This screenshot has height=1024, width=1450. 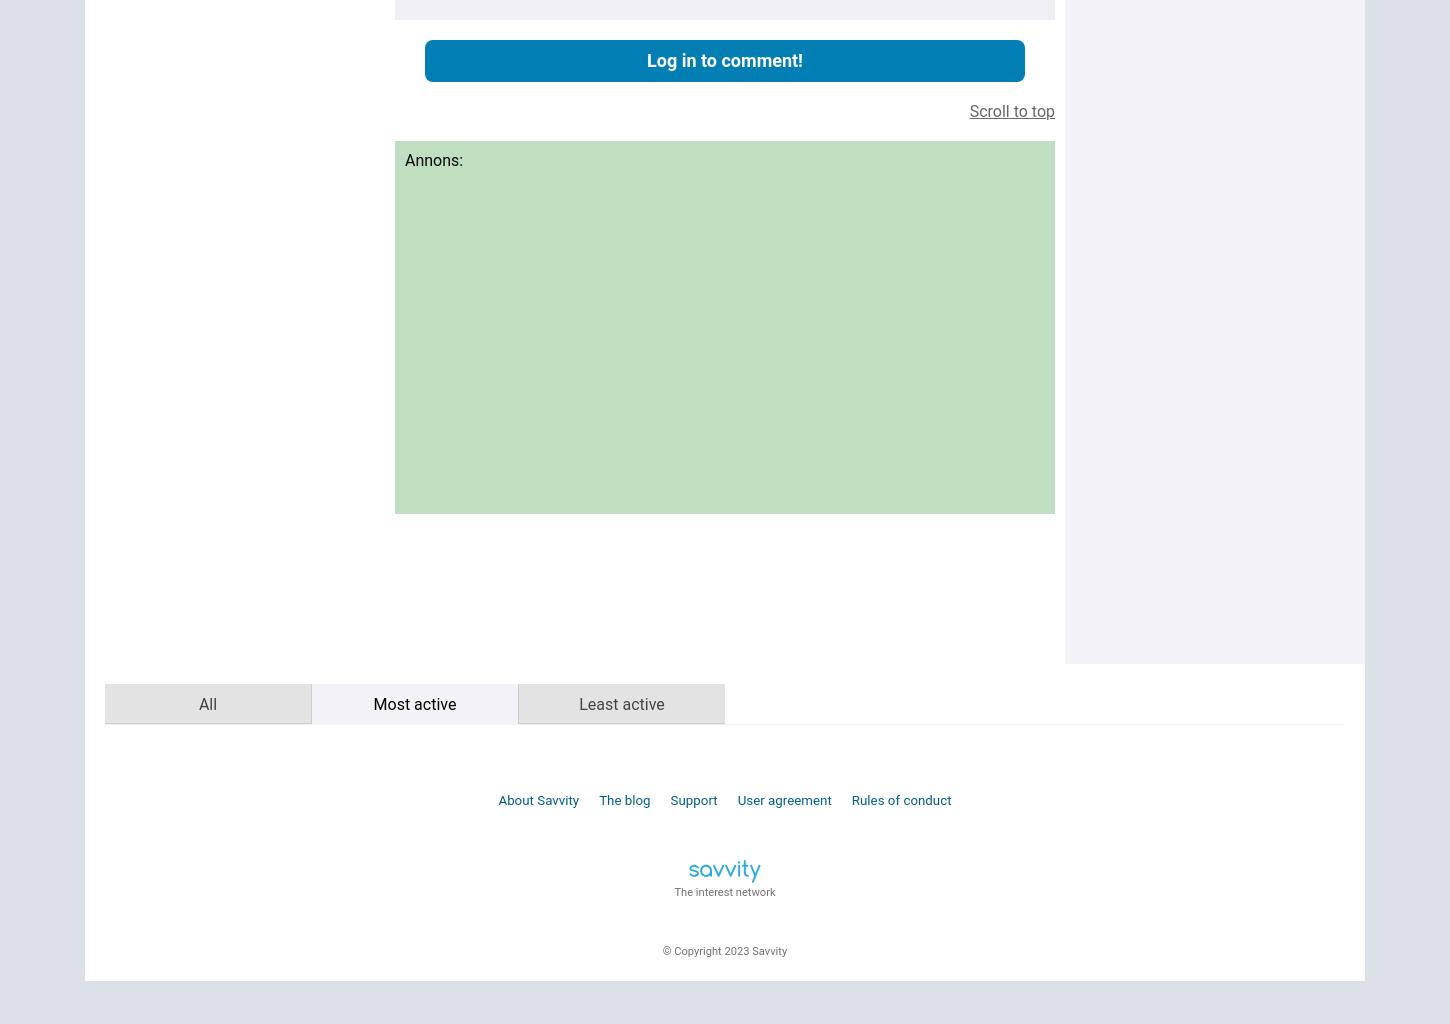 I want to click on 'User agreement', so click(x=784, y=799).